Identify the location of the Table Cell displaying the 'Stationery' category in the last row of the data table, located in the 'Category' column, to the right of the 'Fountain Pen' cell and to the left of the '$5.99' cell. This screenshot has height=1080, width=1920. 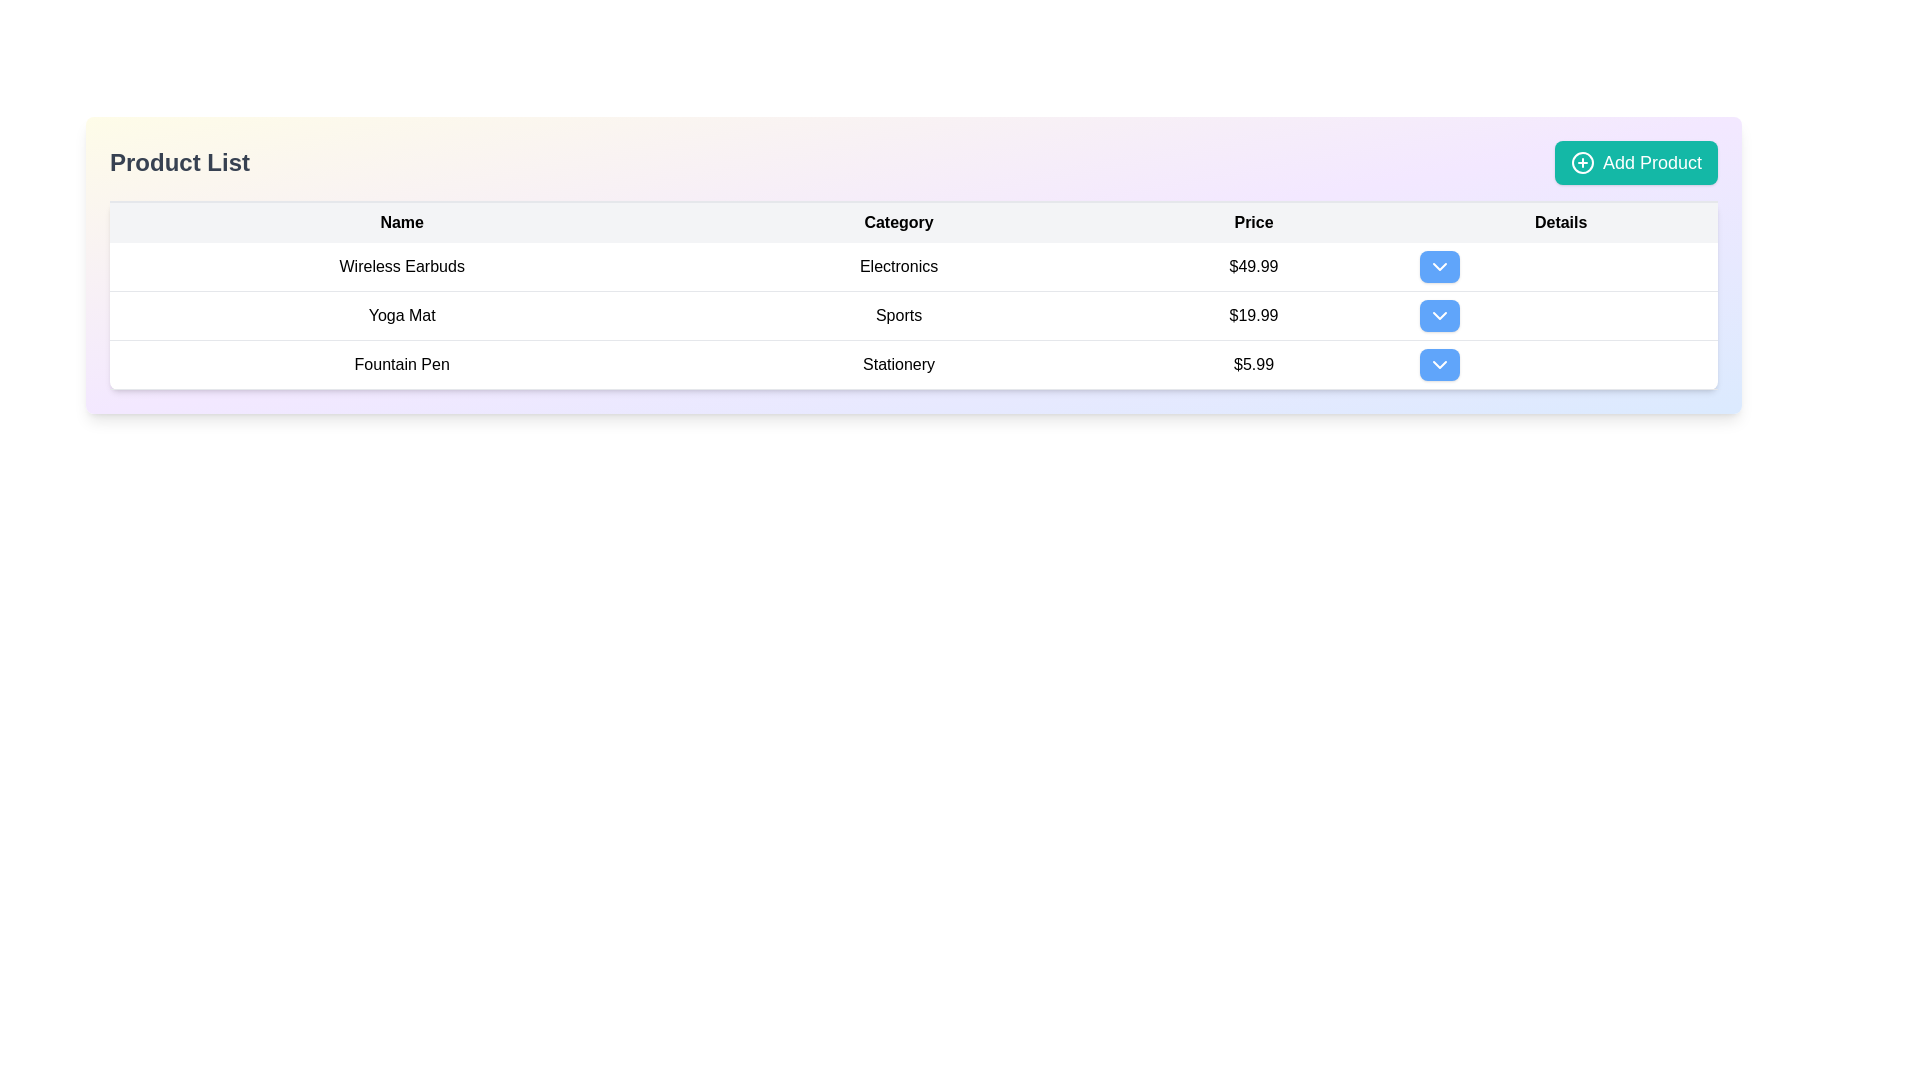
(898, 365).